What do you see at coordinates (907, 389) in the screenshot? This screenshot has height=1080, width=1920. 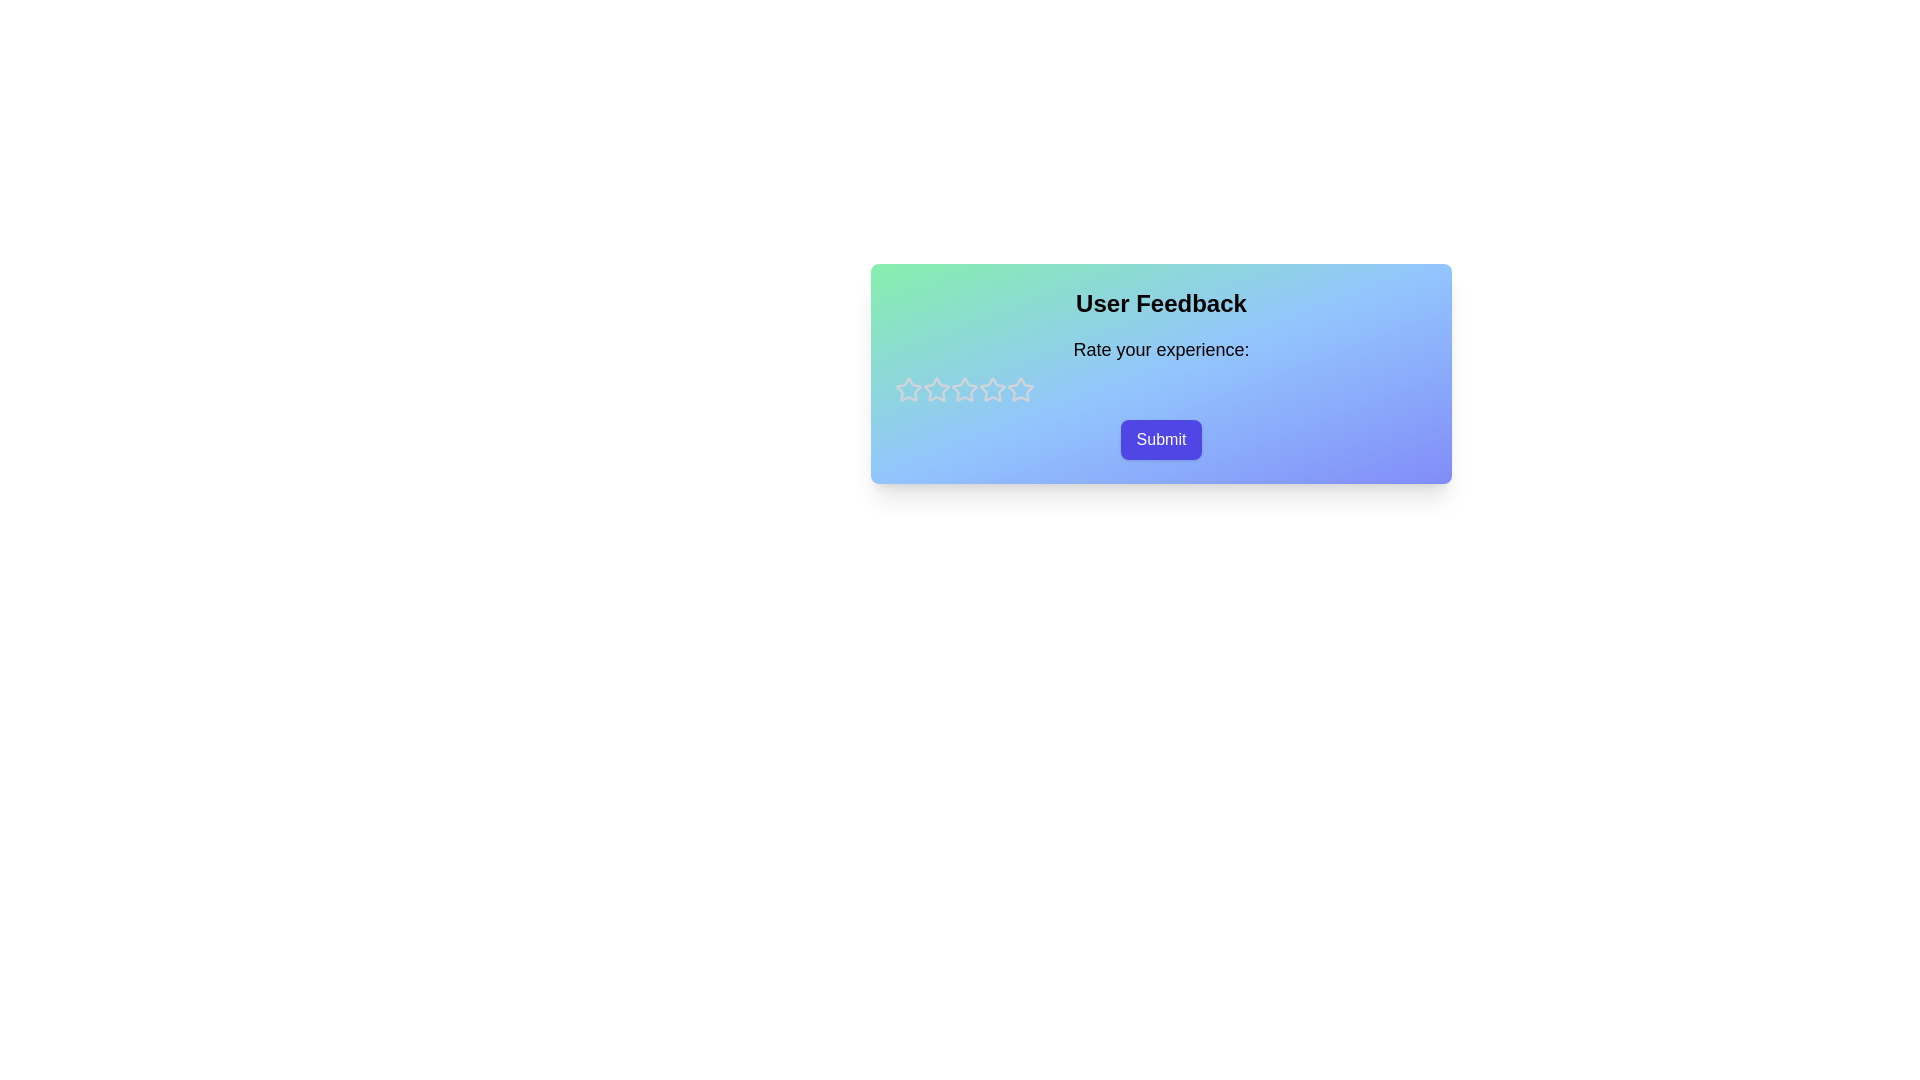 I see `the first rating star icon in the feedback component` at bounding box center [907, 389].